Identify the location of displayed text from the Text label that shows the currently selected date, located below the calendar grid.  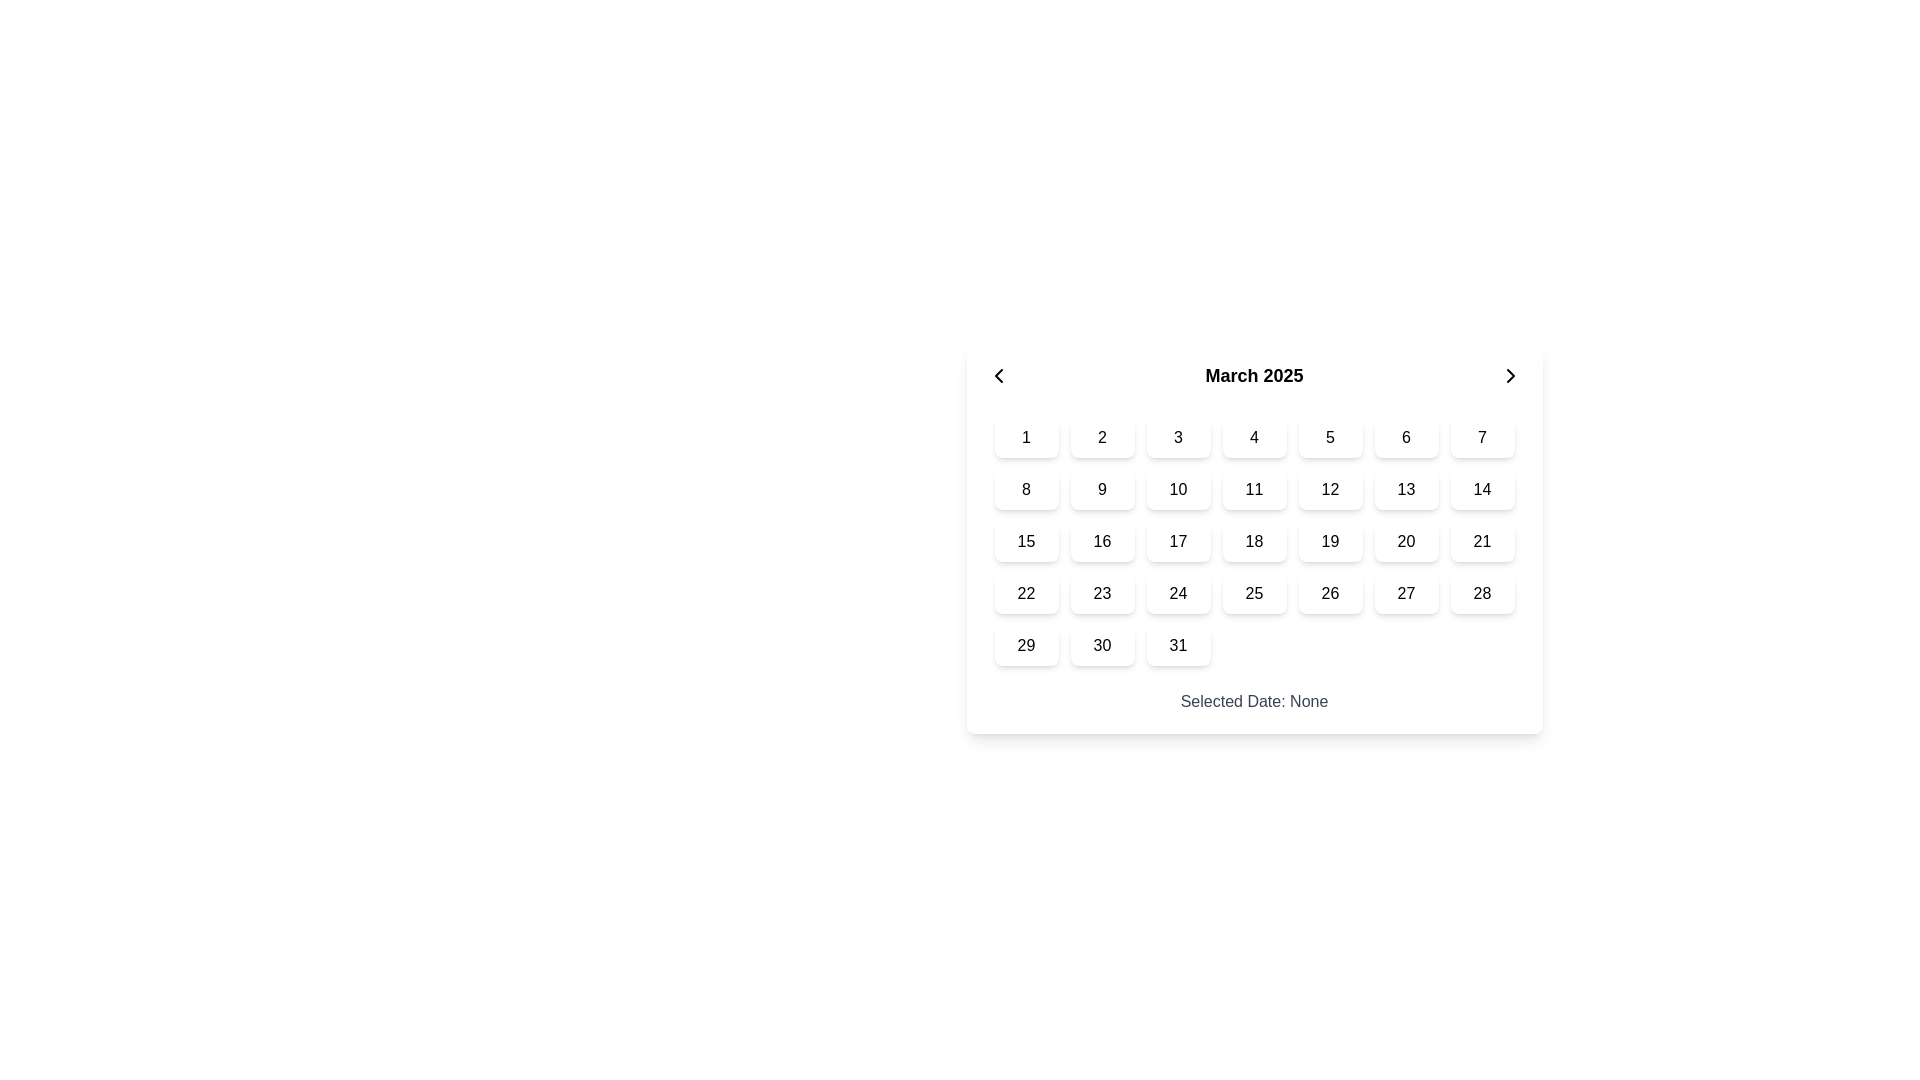
(1253, 701).